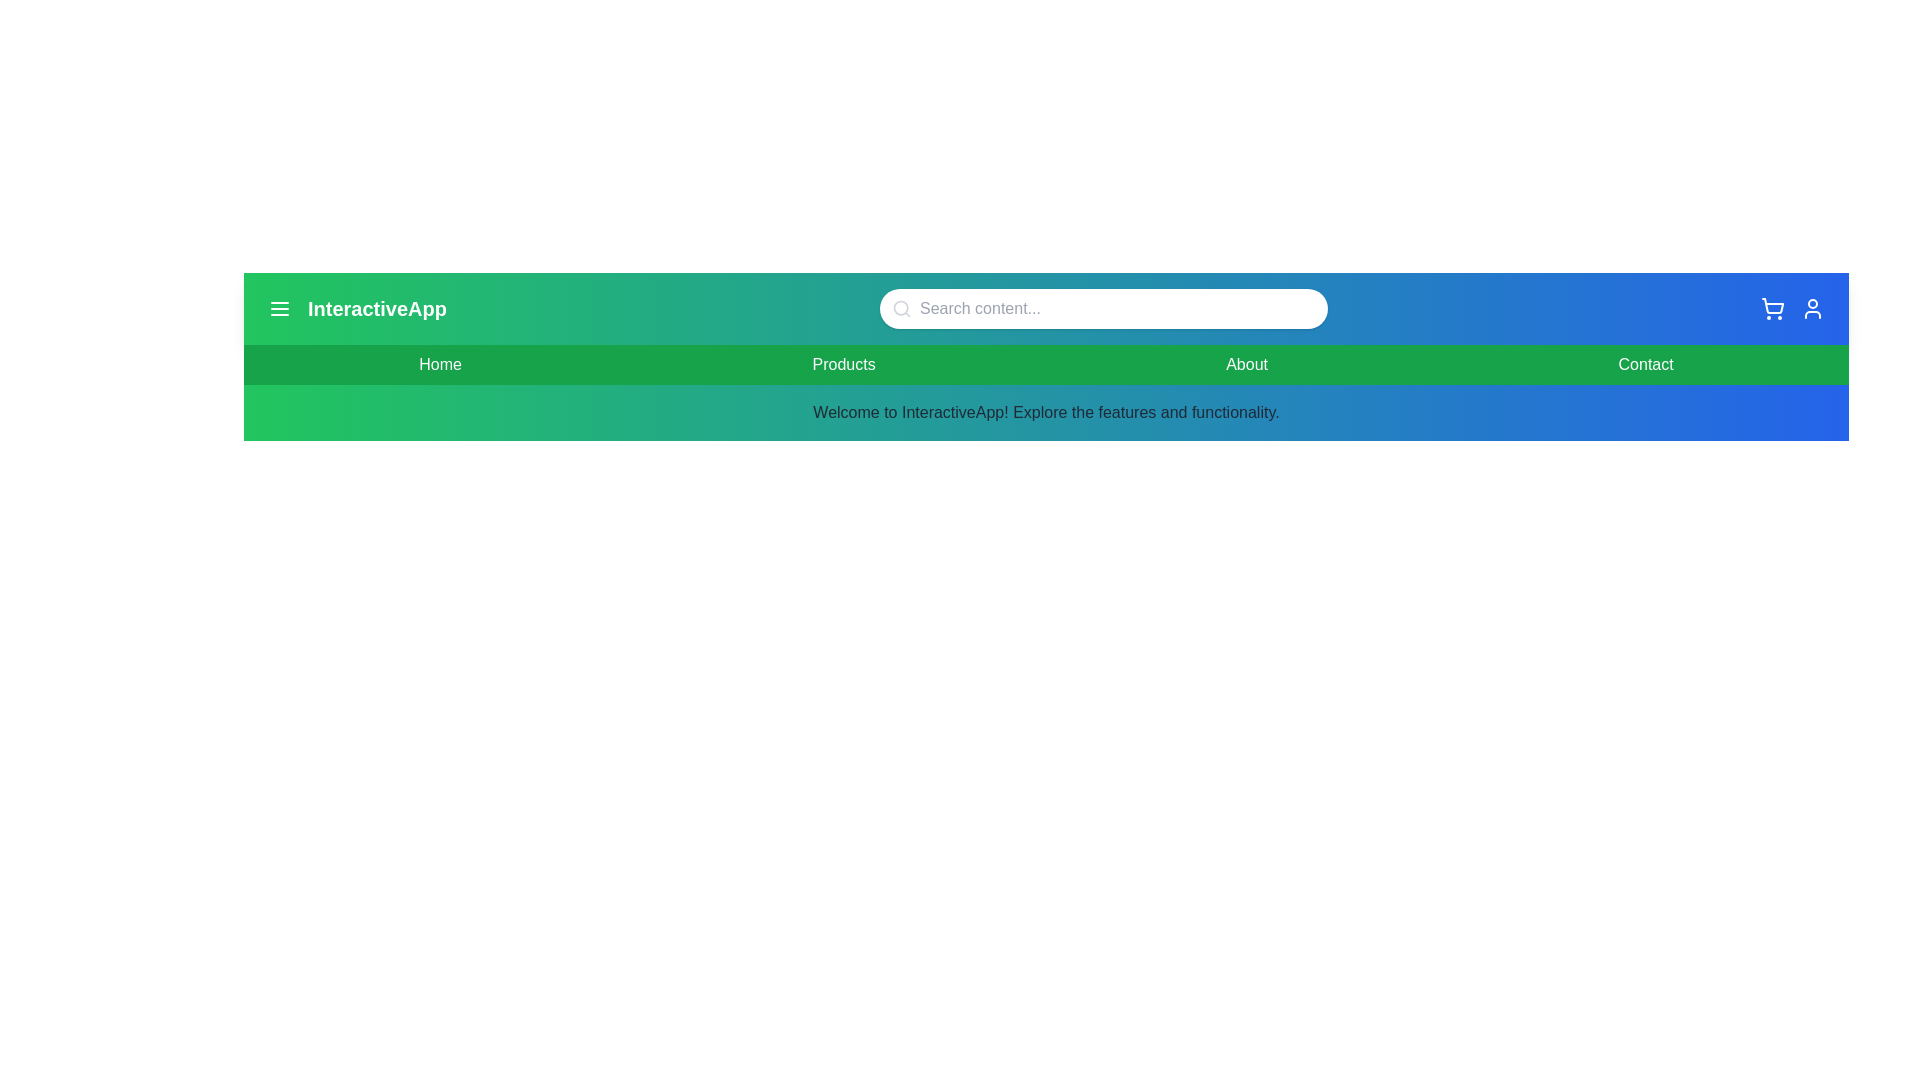 The width and height of the screenshot is (1920, 1080). I want to click on the About menu item to navigate, so click(1246, 365).